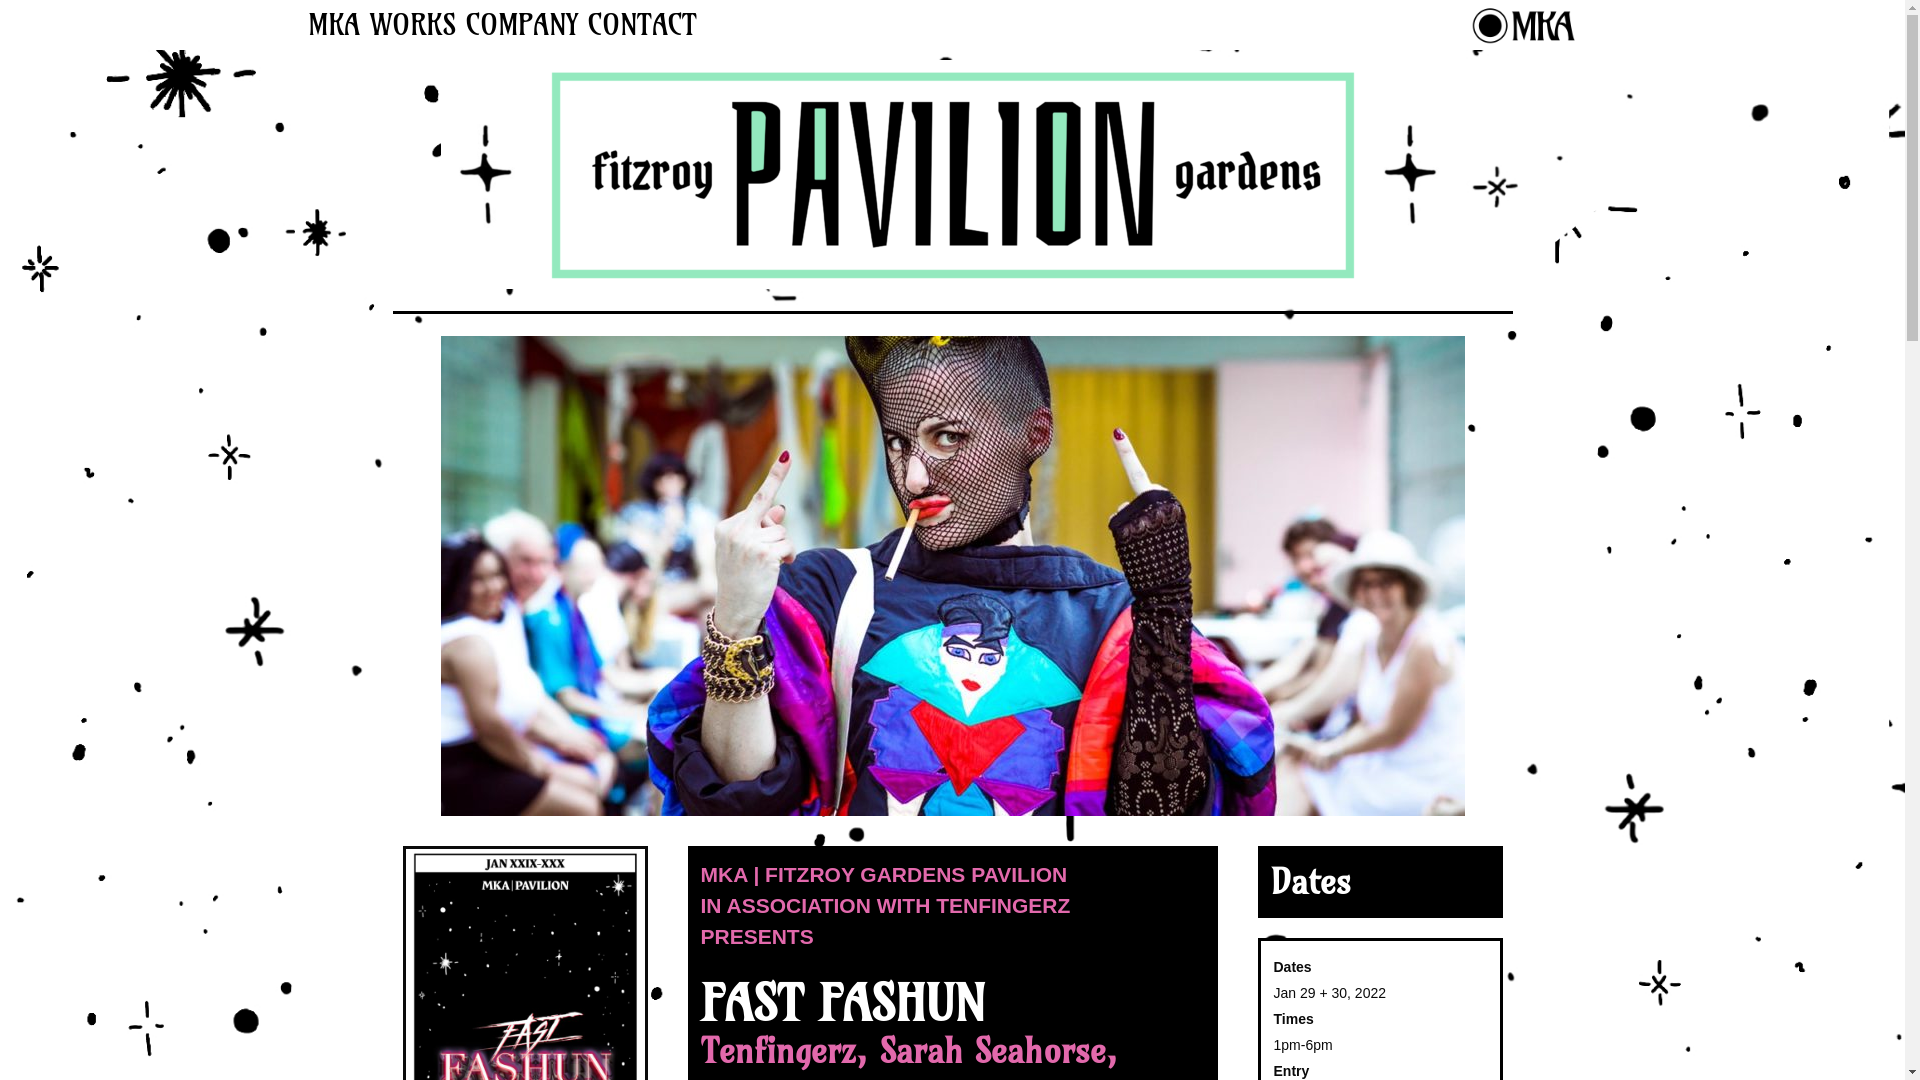  What do you see at coordinates (521, 24) in the screenshot?
I see `'COMPANY'` at bounding box center [521, 24].